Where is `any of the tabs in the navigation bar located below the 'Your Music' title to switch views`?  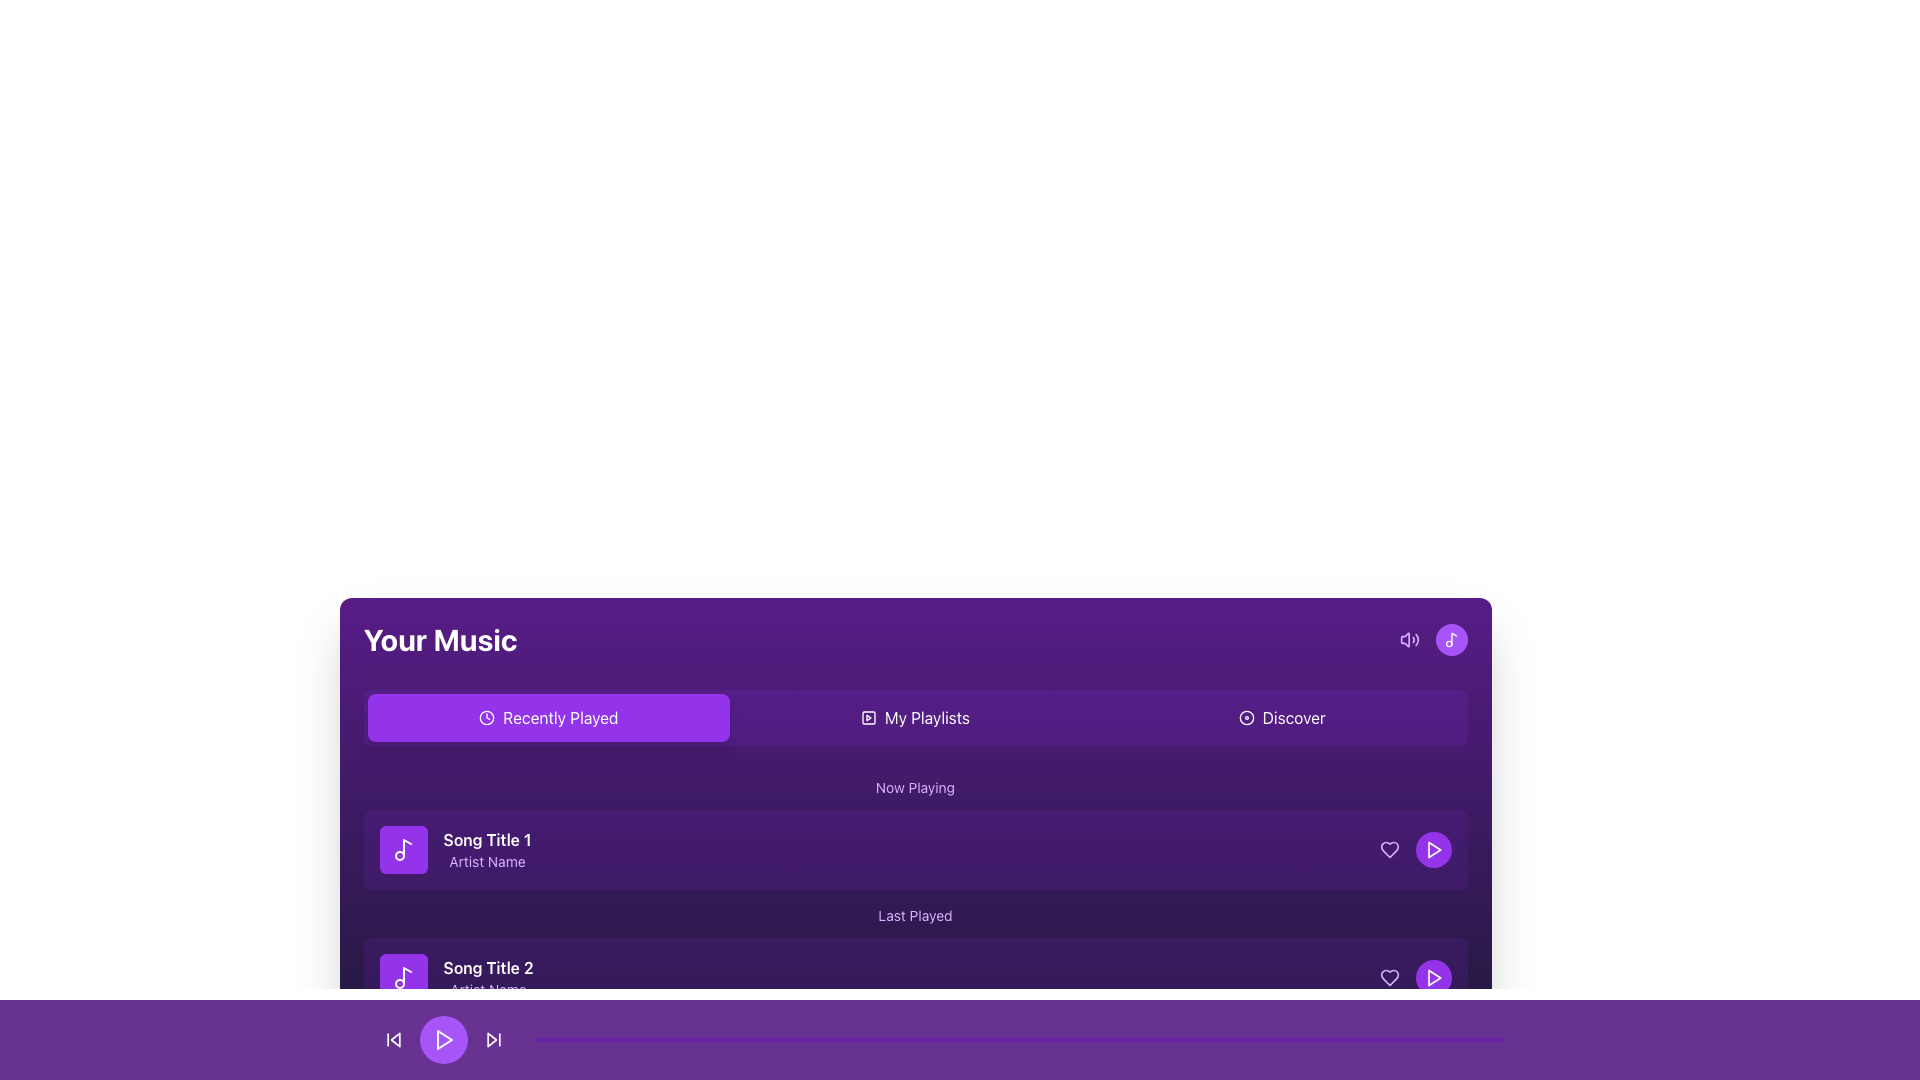 any of the tabs in the navigation bar located below the 'Your Music' title to switch views is located at coordinates (914, 716).